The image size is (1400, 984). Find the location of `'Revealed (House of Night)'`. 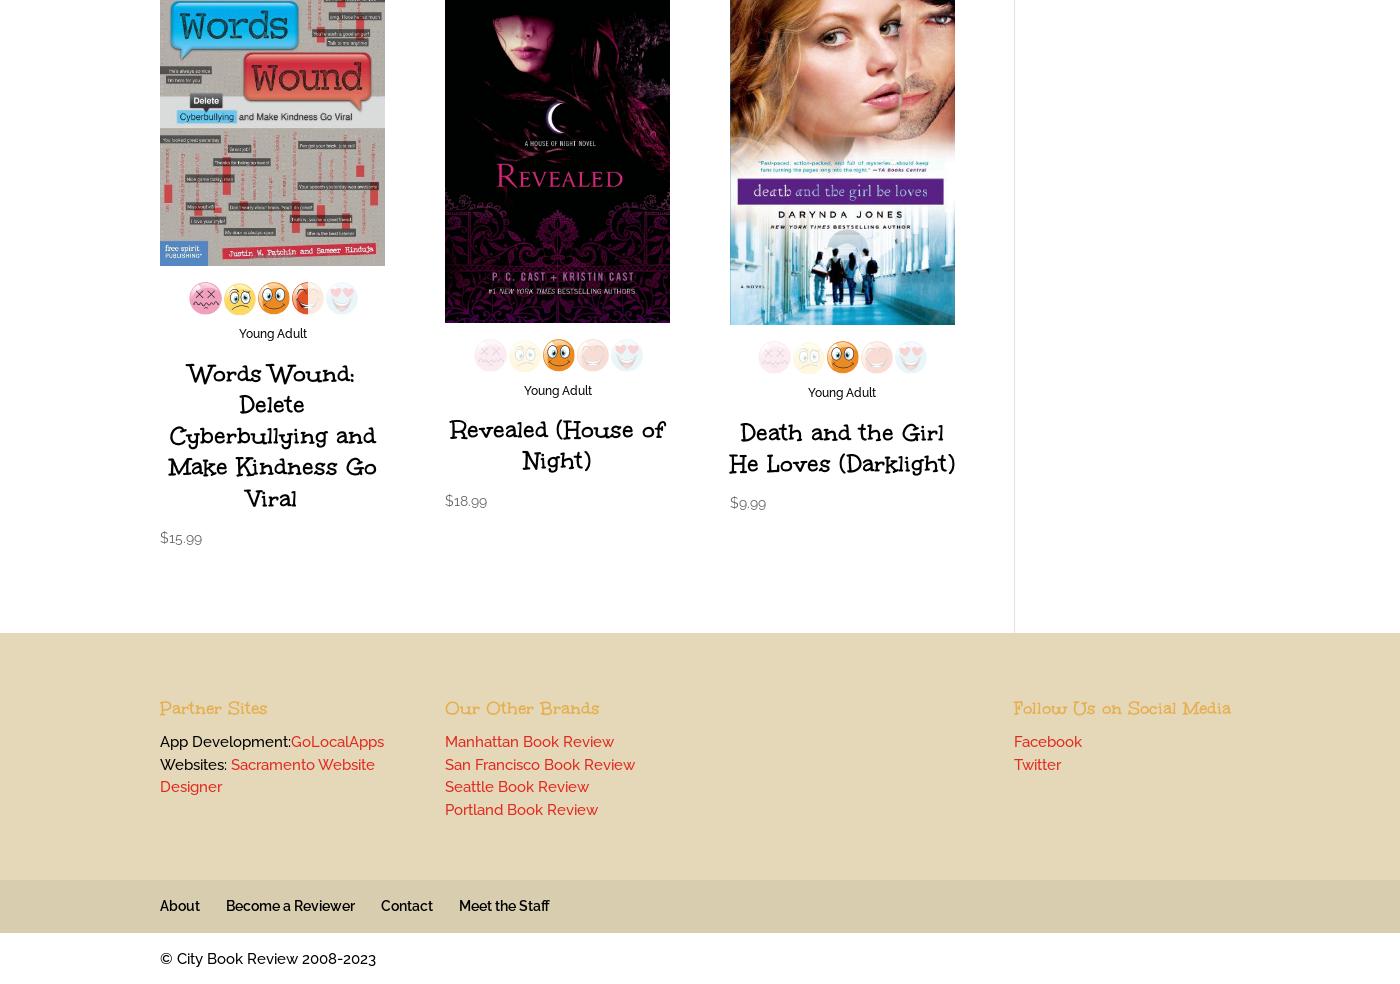

'Revealed (House of Night)' is located at coordinates (557, 444).